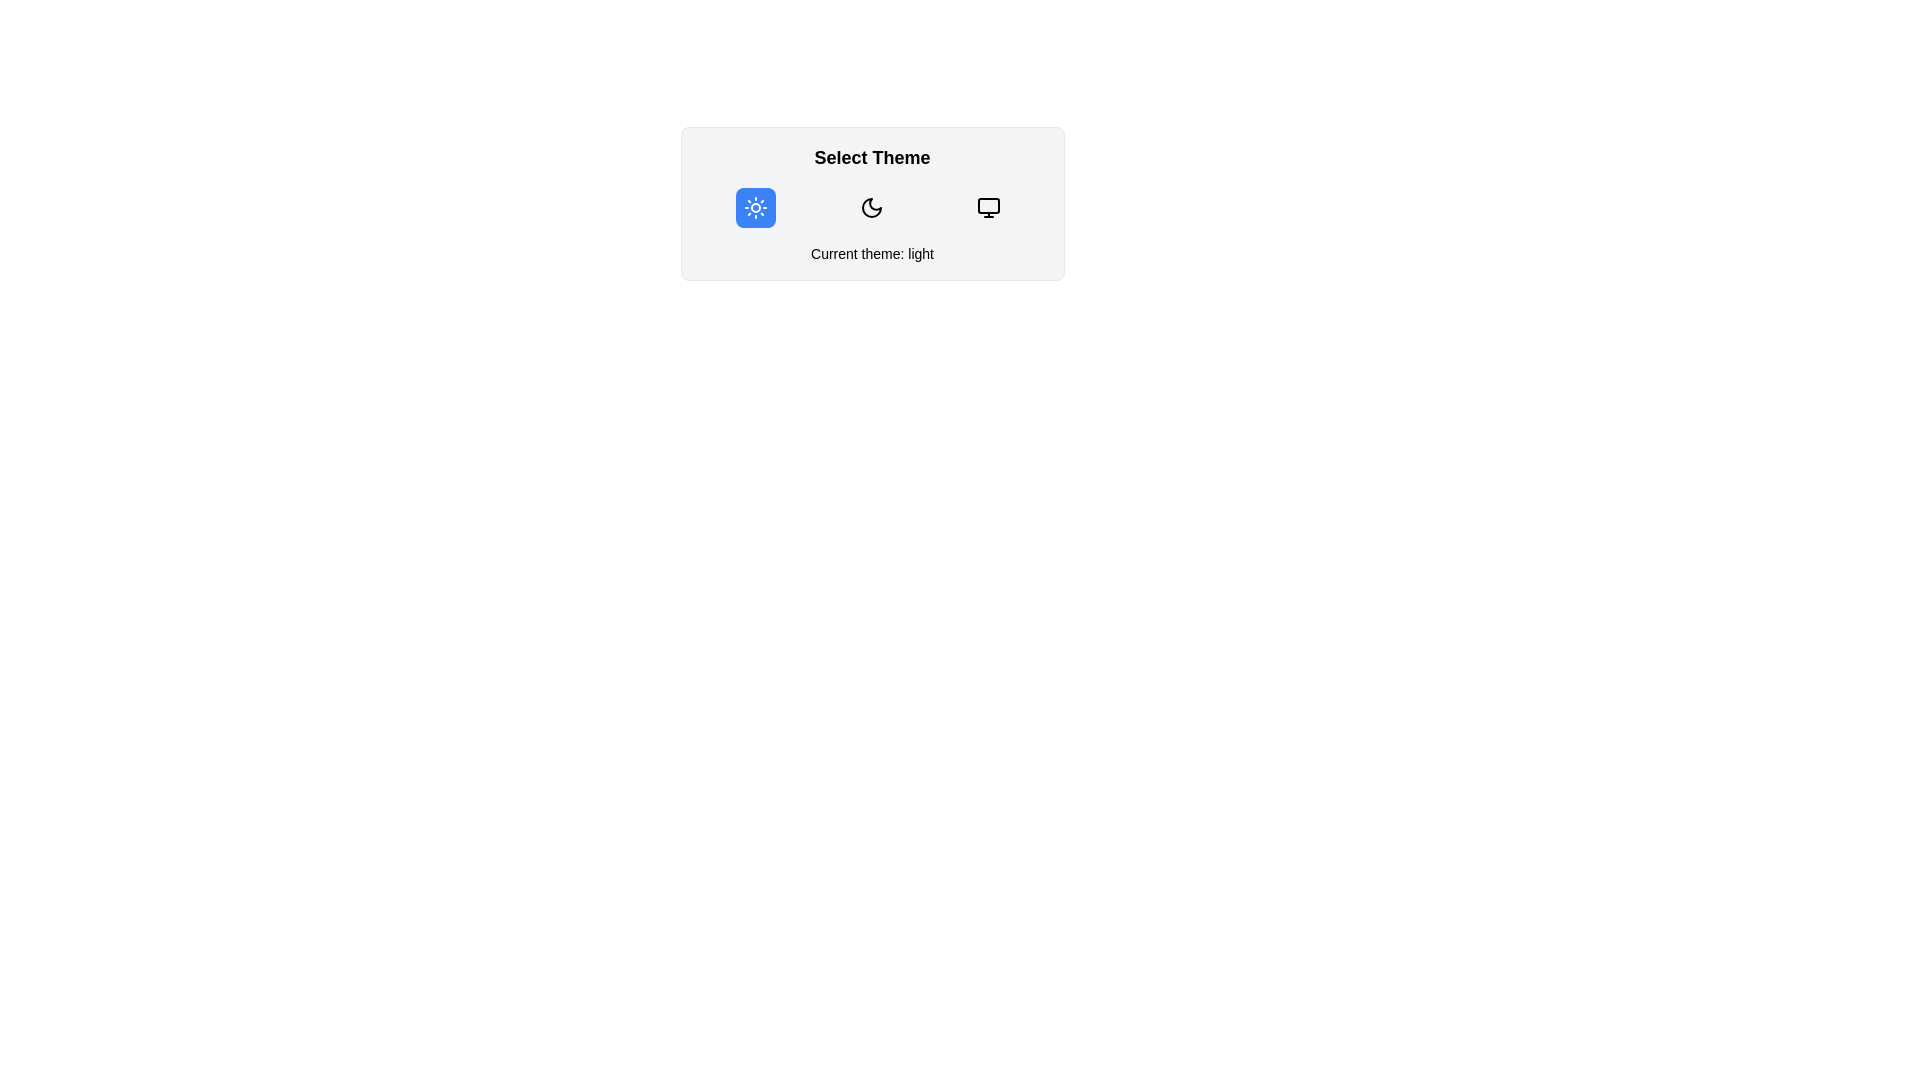 The width and height of the screenshot is (1920, 1080). I want to click on the sun icon with a blue background and white stroke, so click(754, 208).